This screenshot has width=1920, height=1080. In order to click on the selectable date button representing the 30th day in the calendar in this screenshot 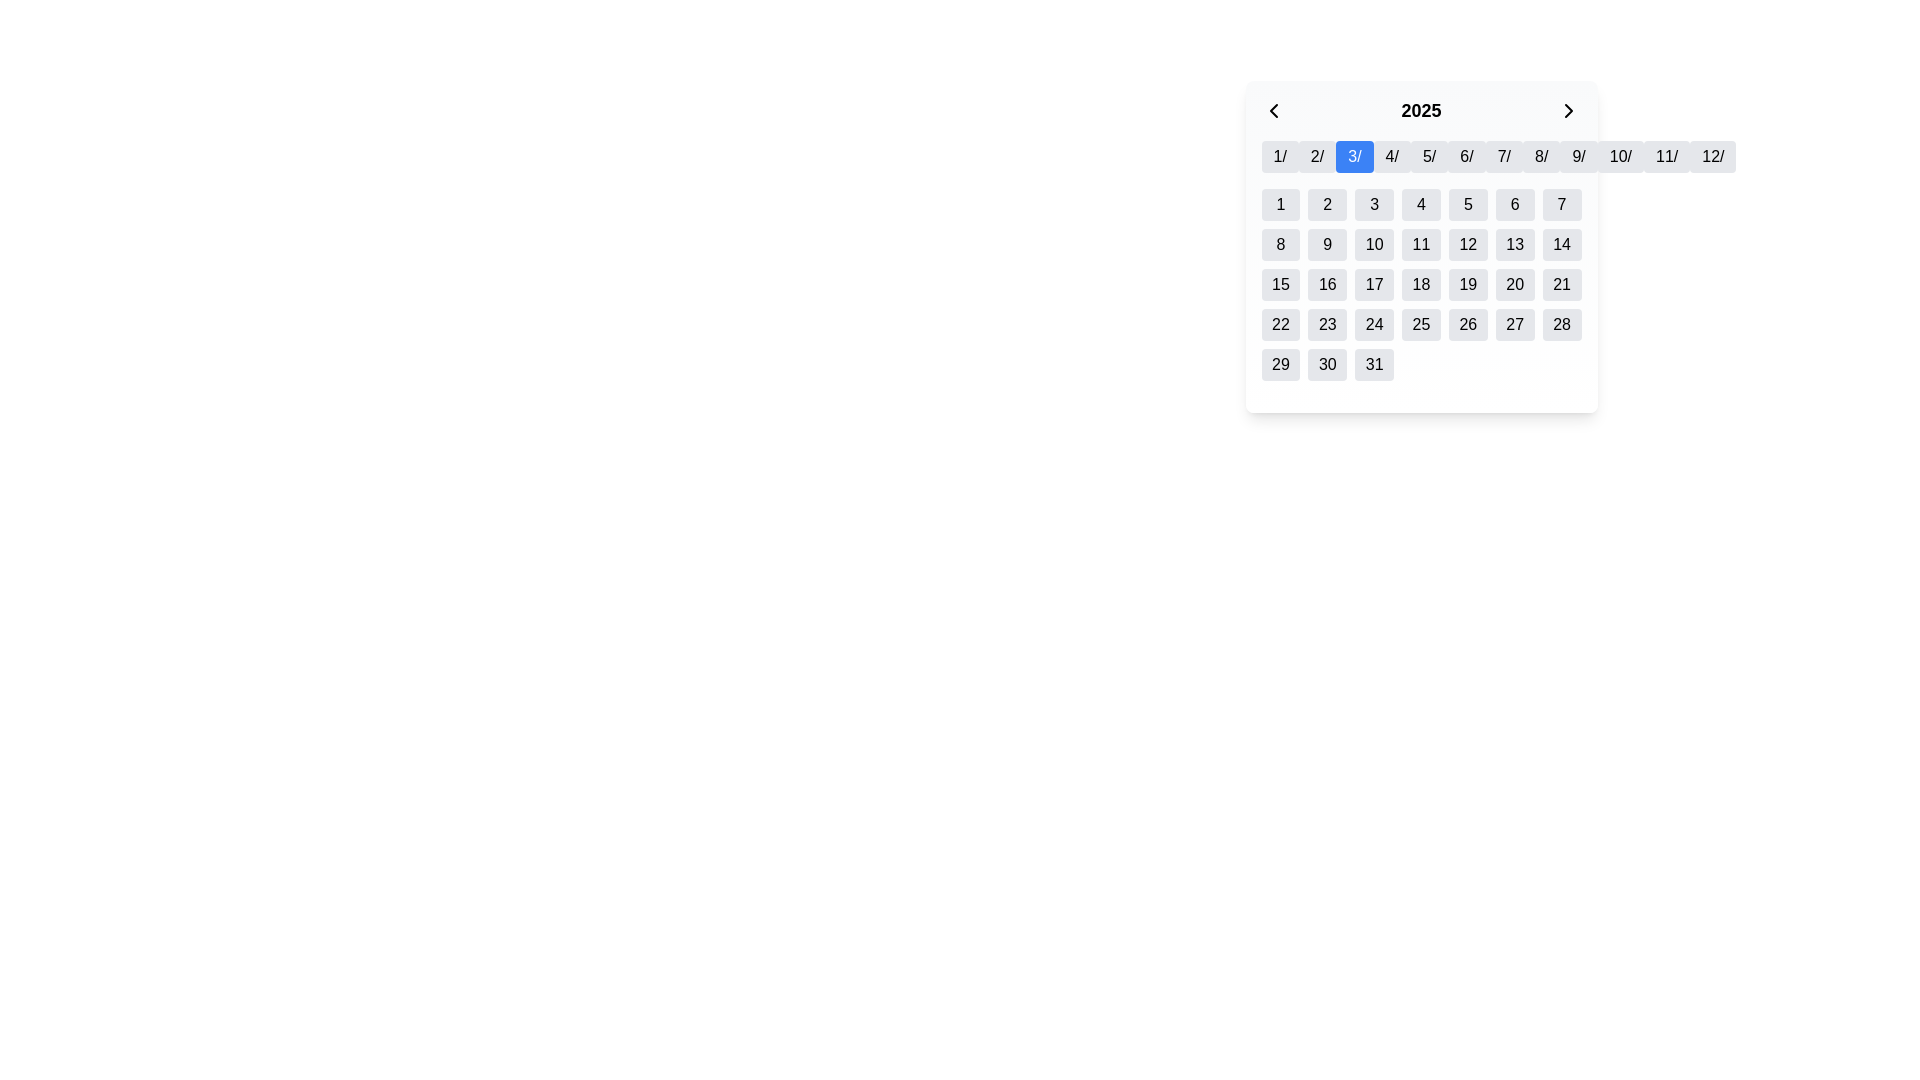, I will do `click(1327, 365)`.